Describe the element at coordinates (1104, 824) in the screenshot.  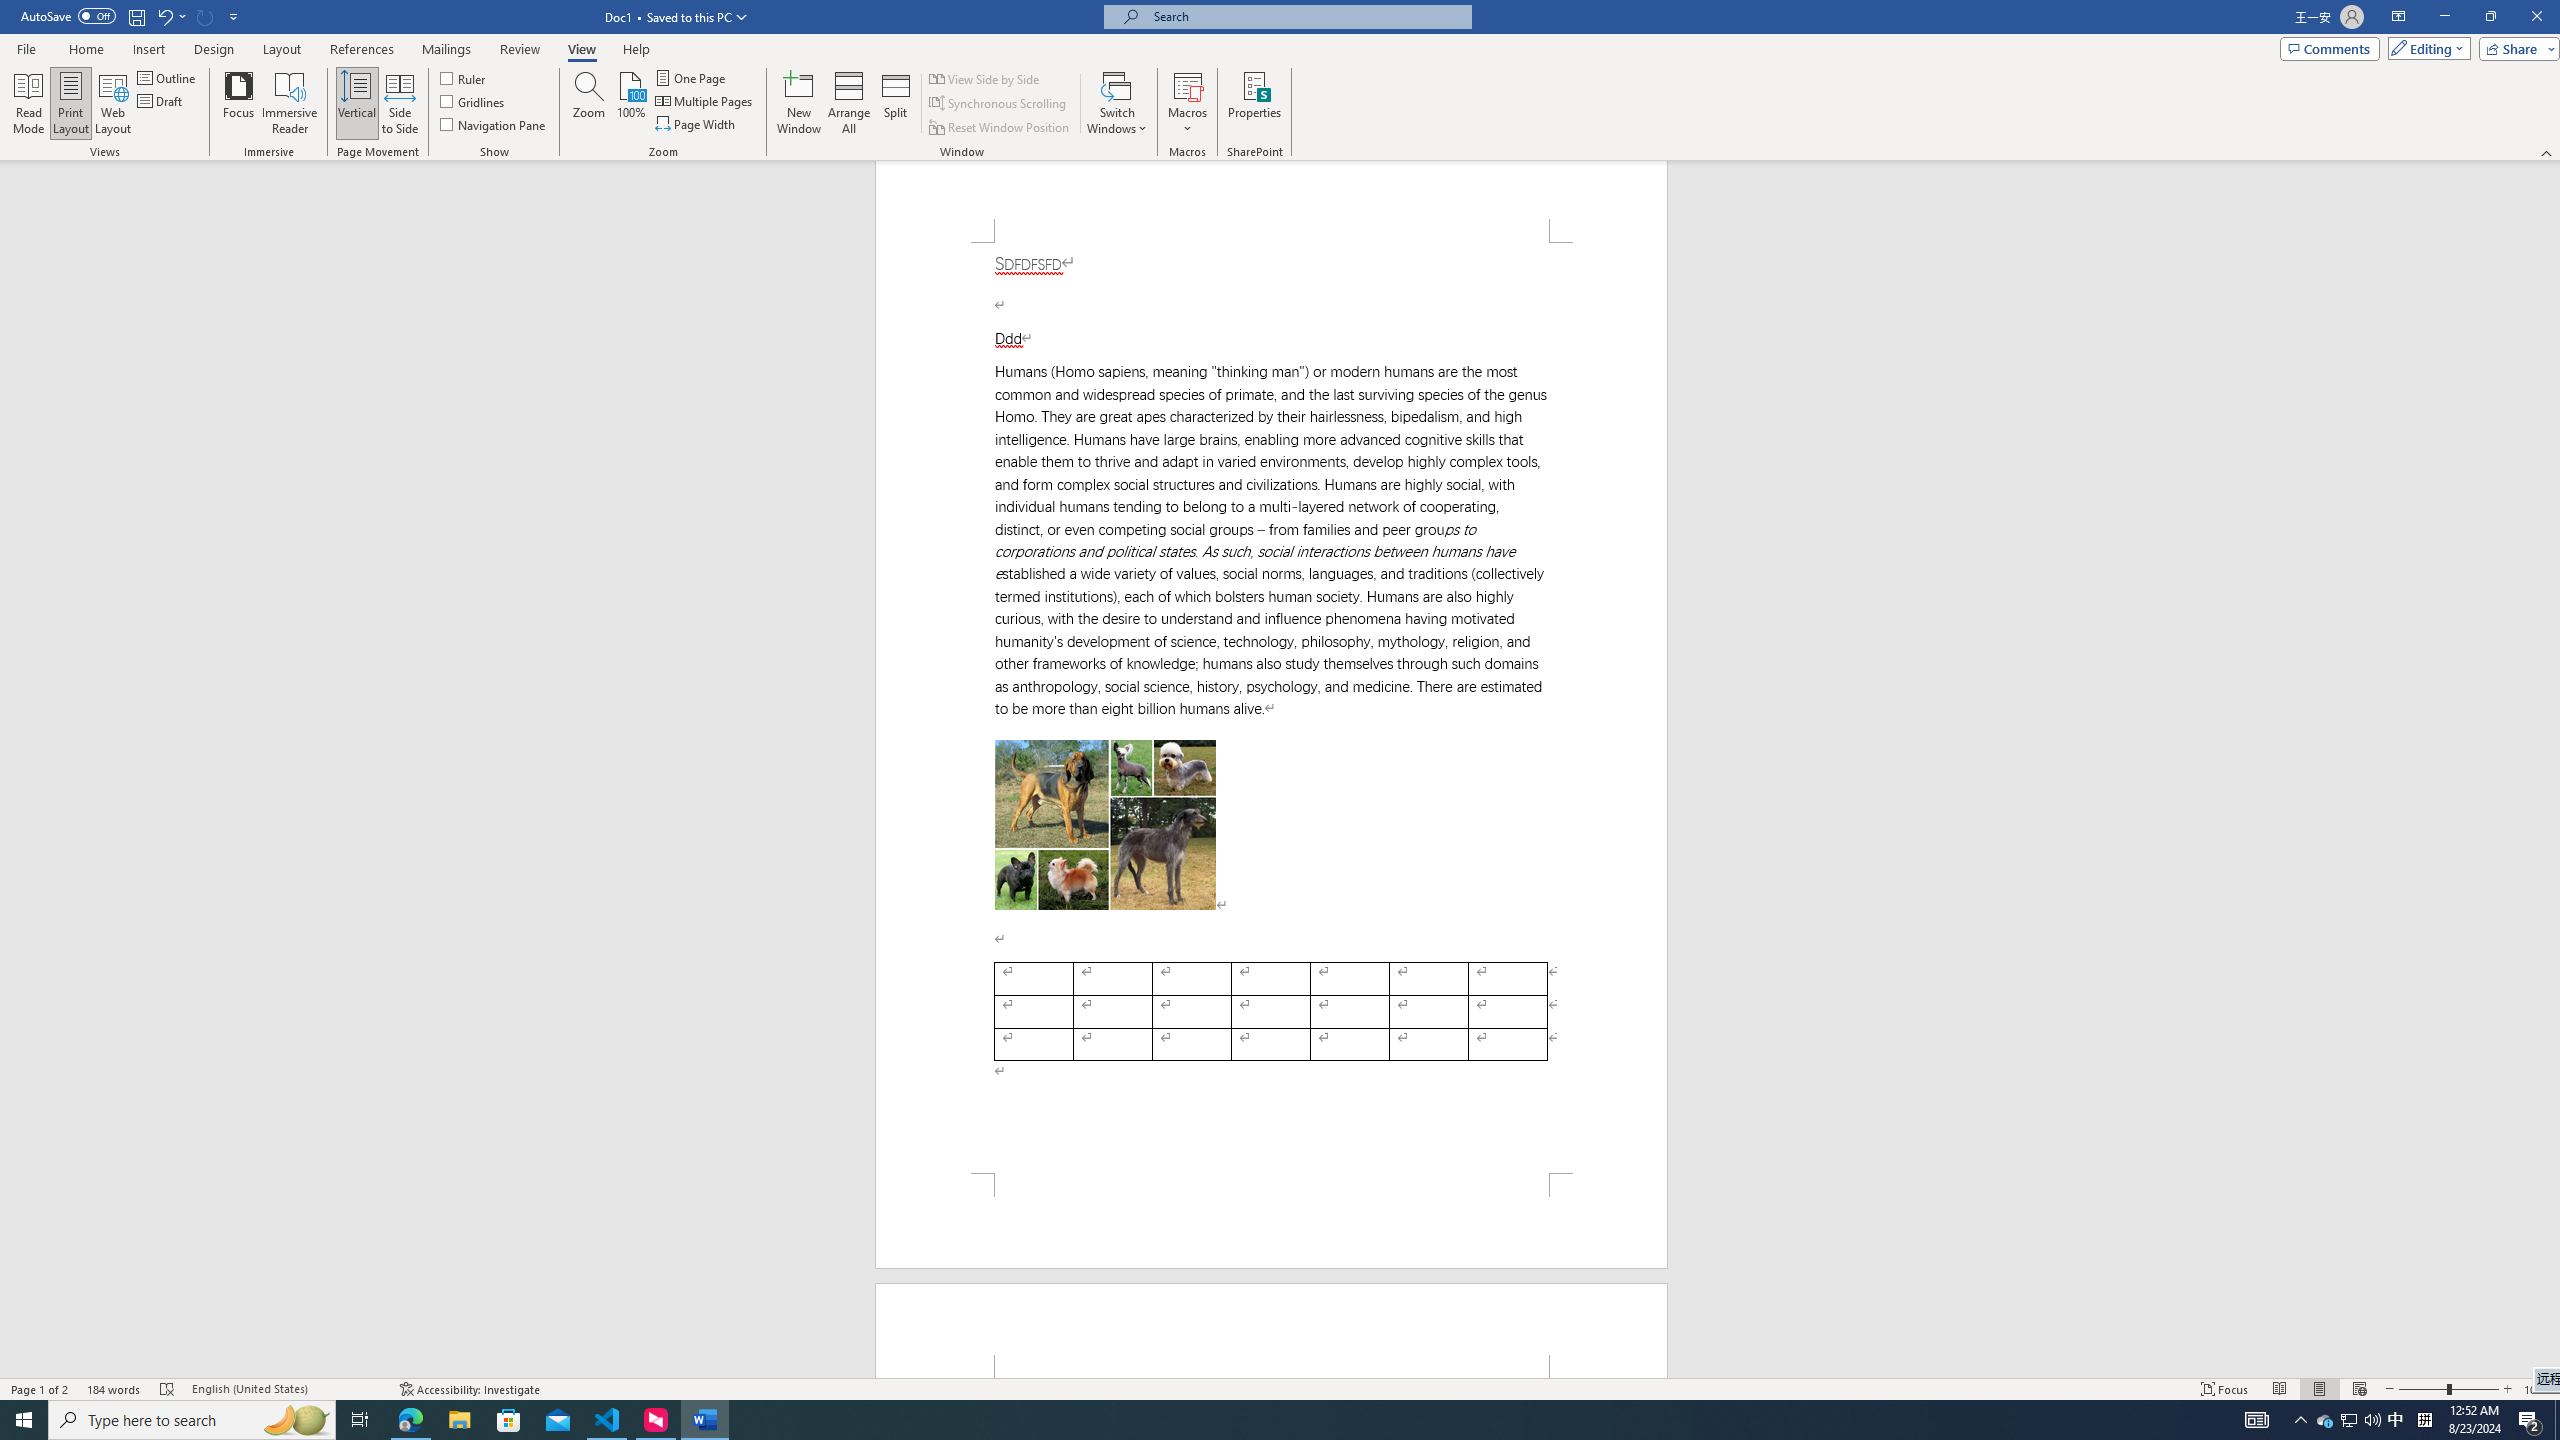
I see `'Morphological variation in six dogs'` at that location.